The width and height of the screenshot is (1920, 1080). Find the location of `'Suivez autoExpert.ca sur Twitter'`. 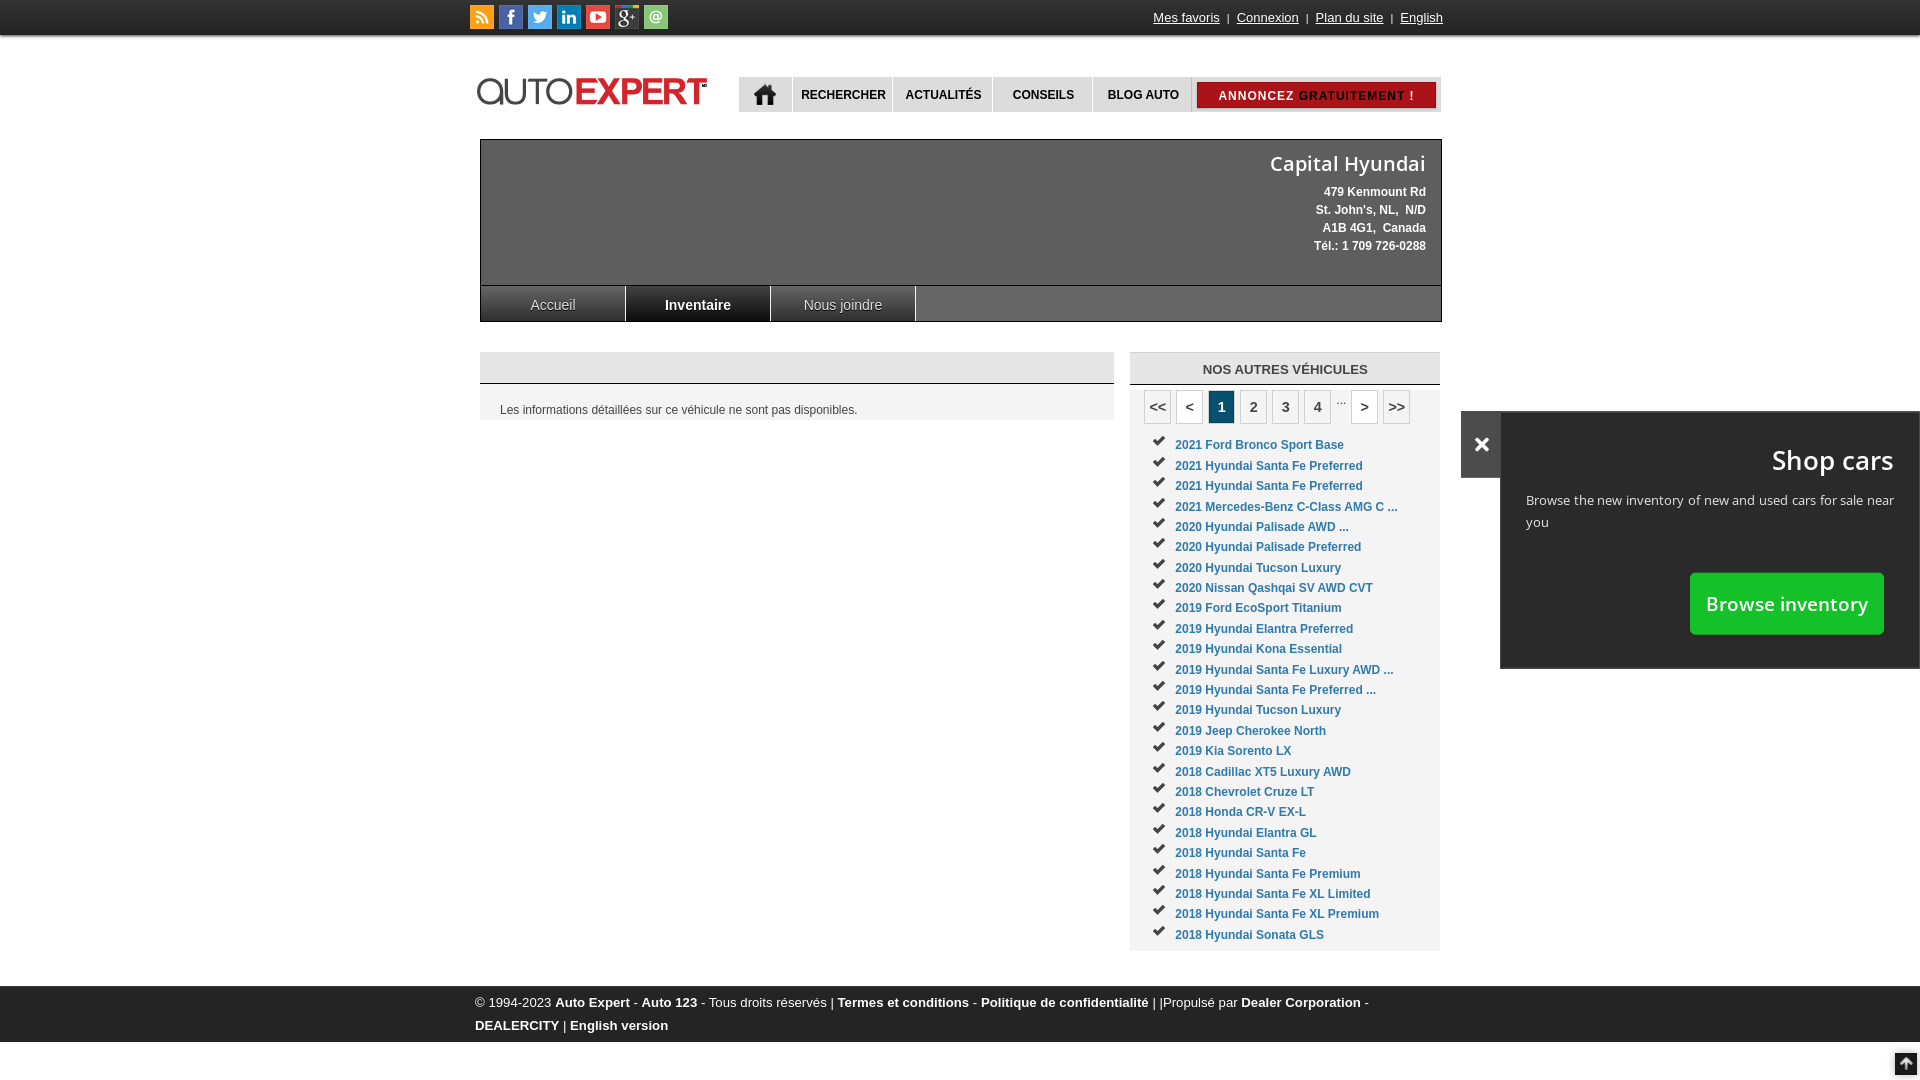

'Suivez autoExpert.ca sur Twitter' is located at coordinates (539, 24).